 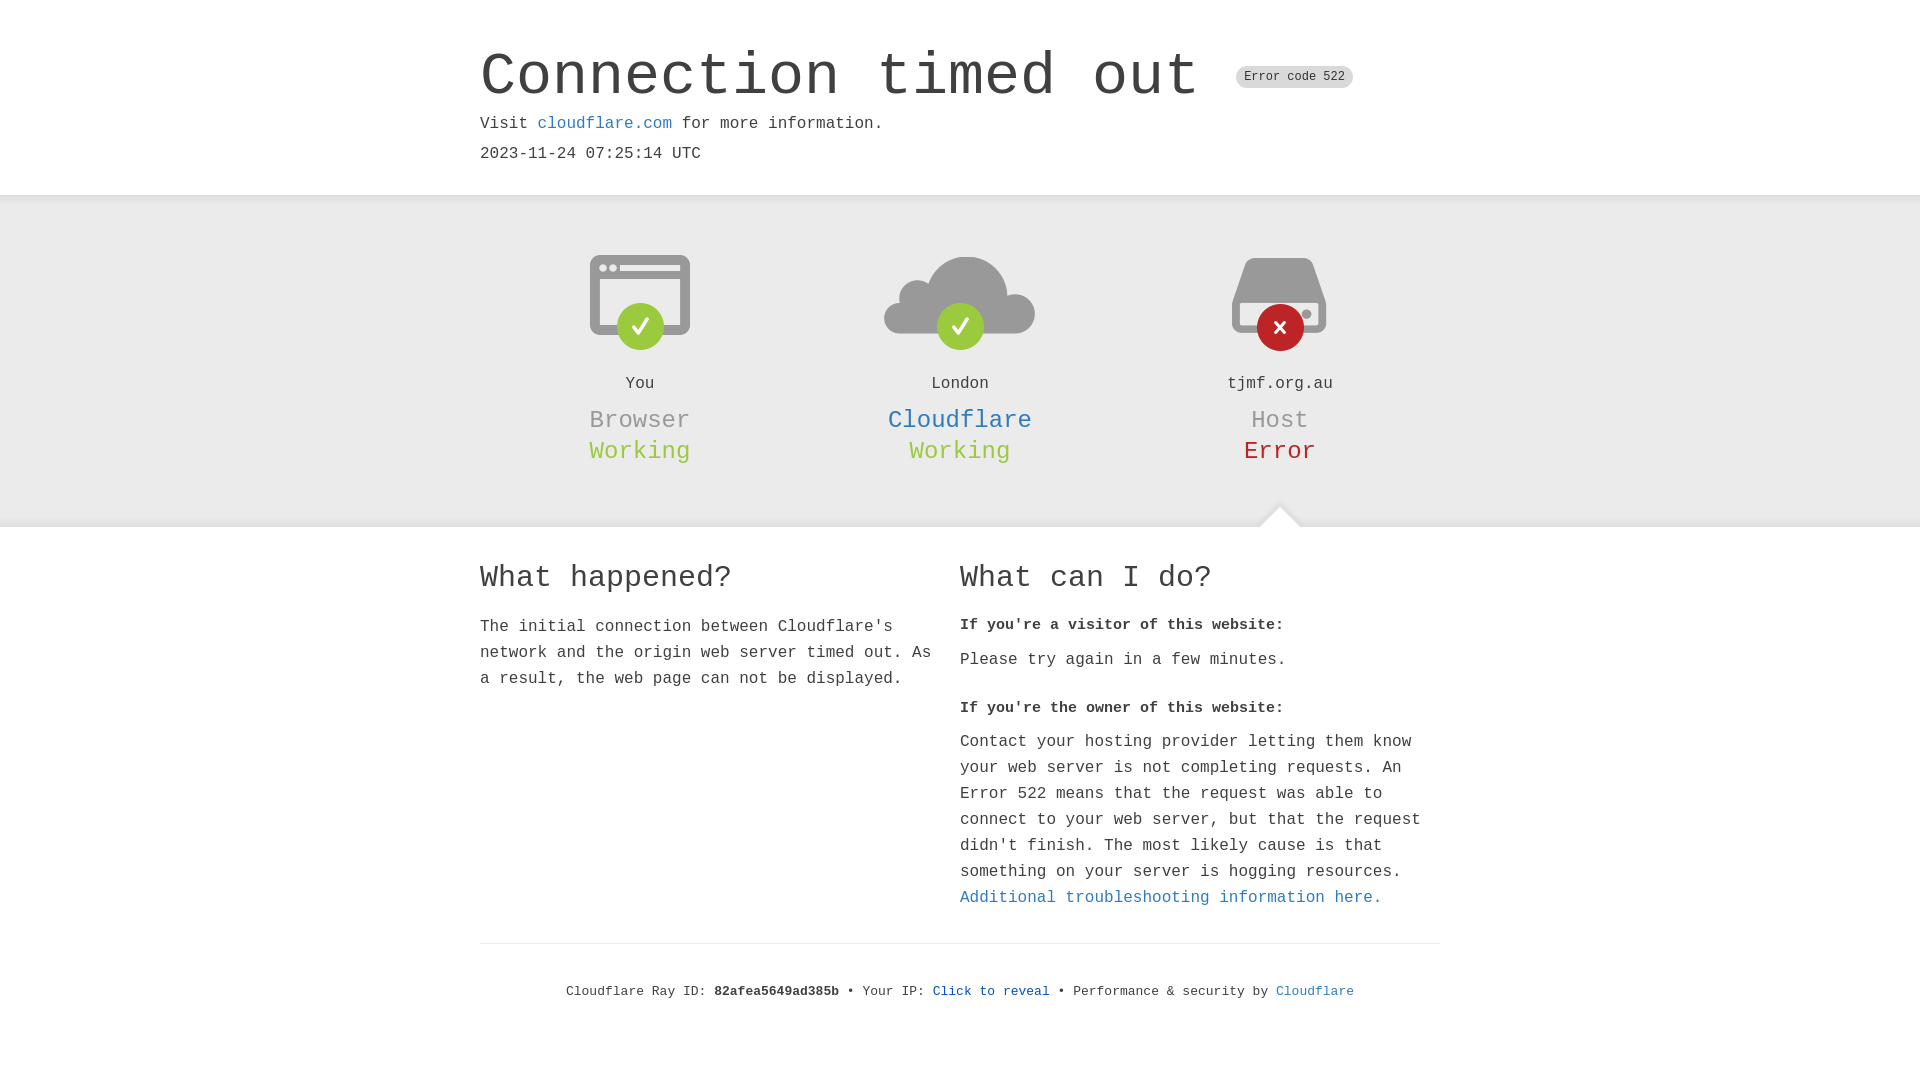 I want to click on 'Click to reveal', so click(x=991, y=991).